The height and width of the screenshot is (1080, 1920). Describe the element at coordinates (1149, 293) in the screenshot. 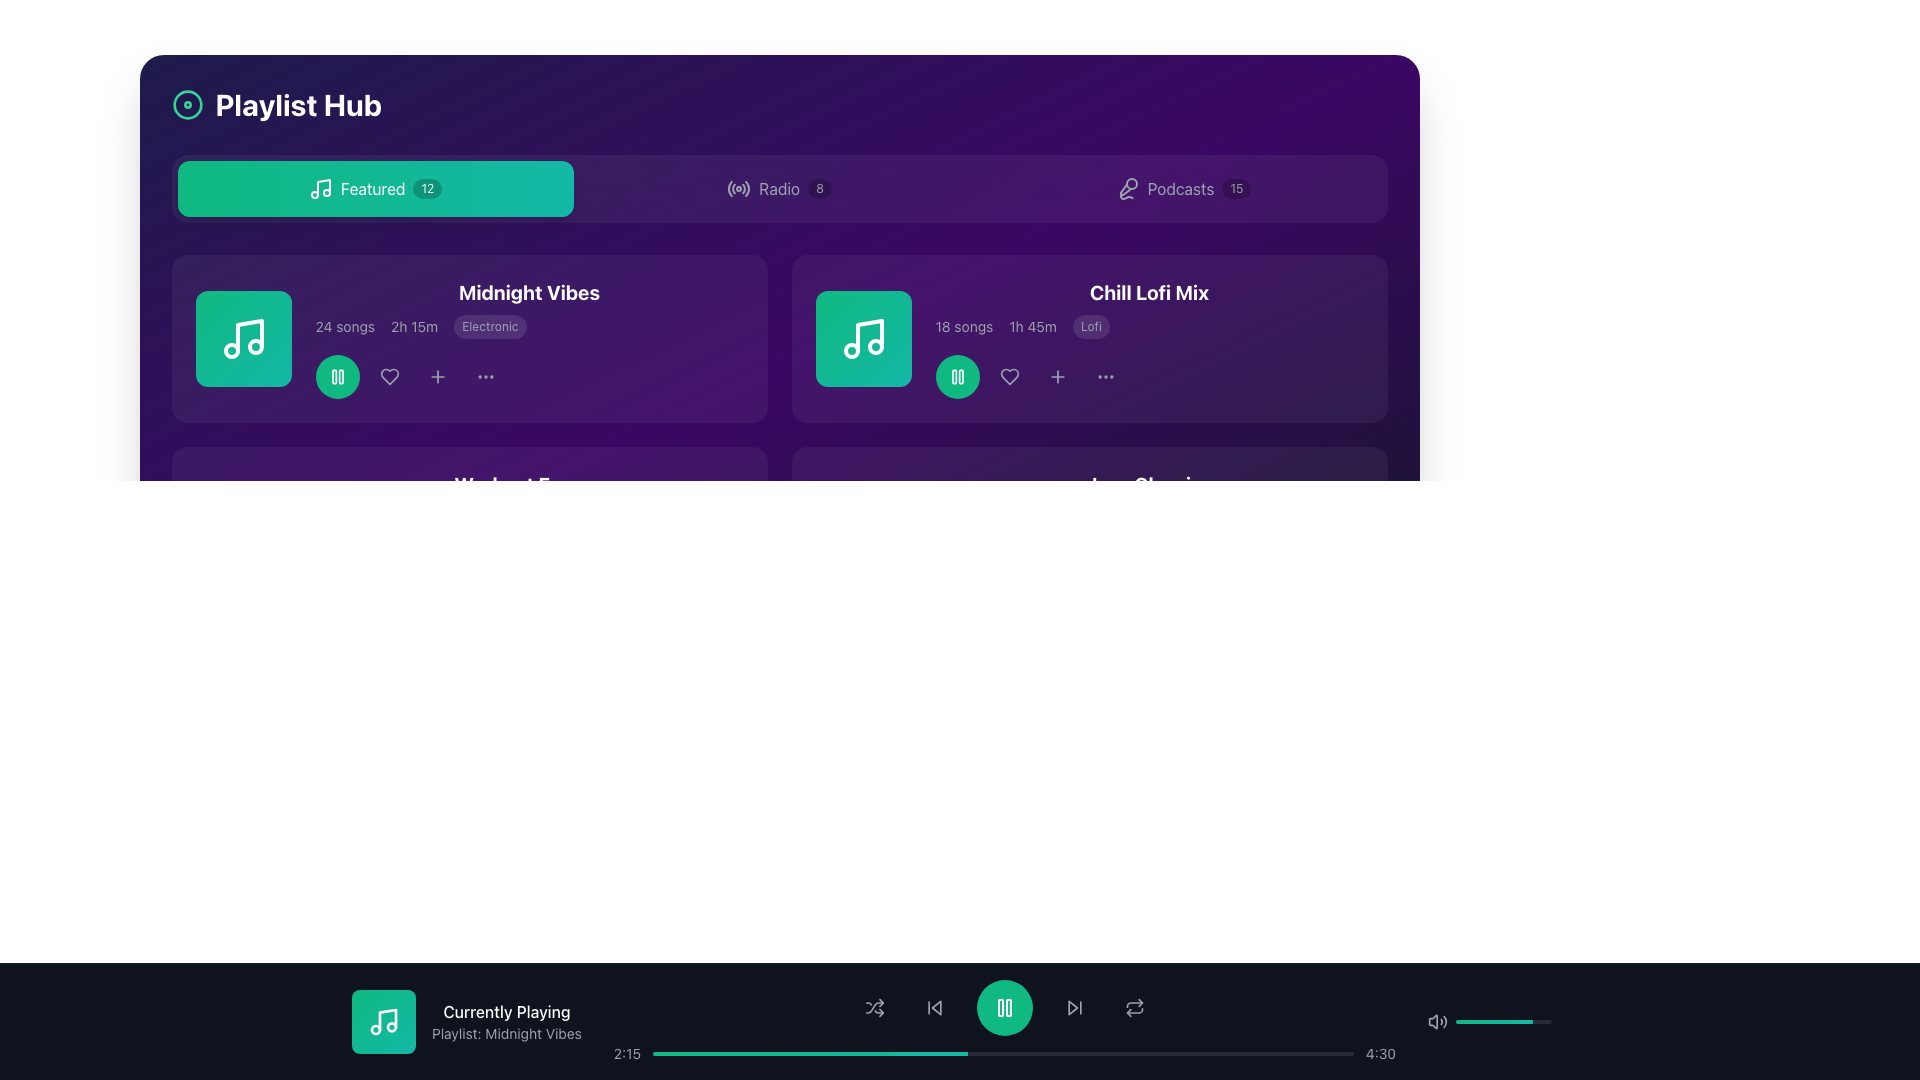

I see `the playlist` at that location.